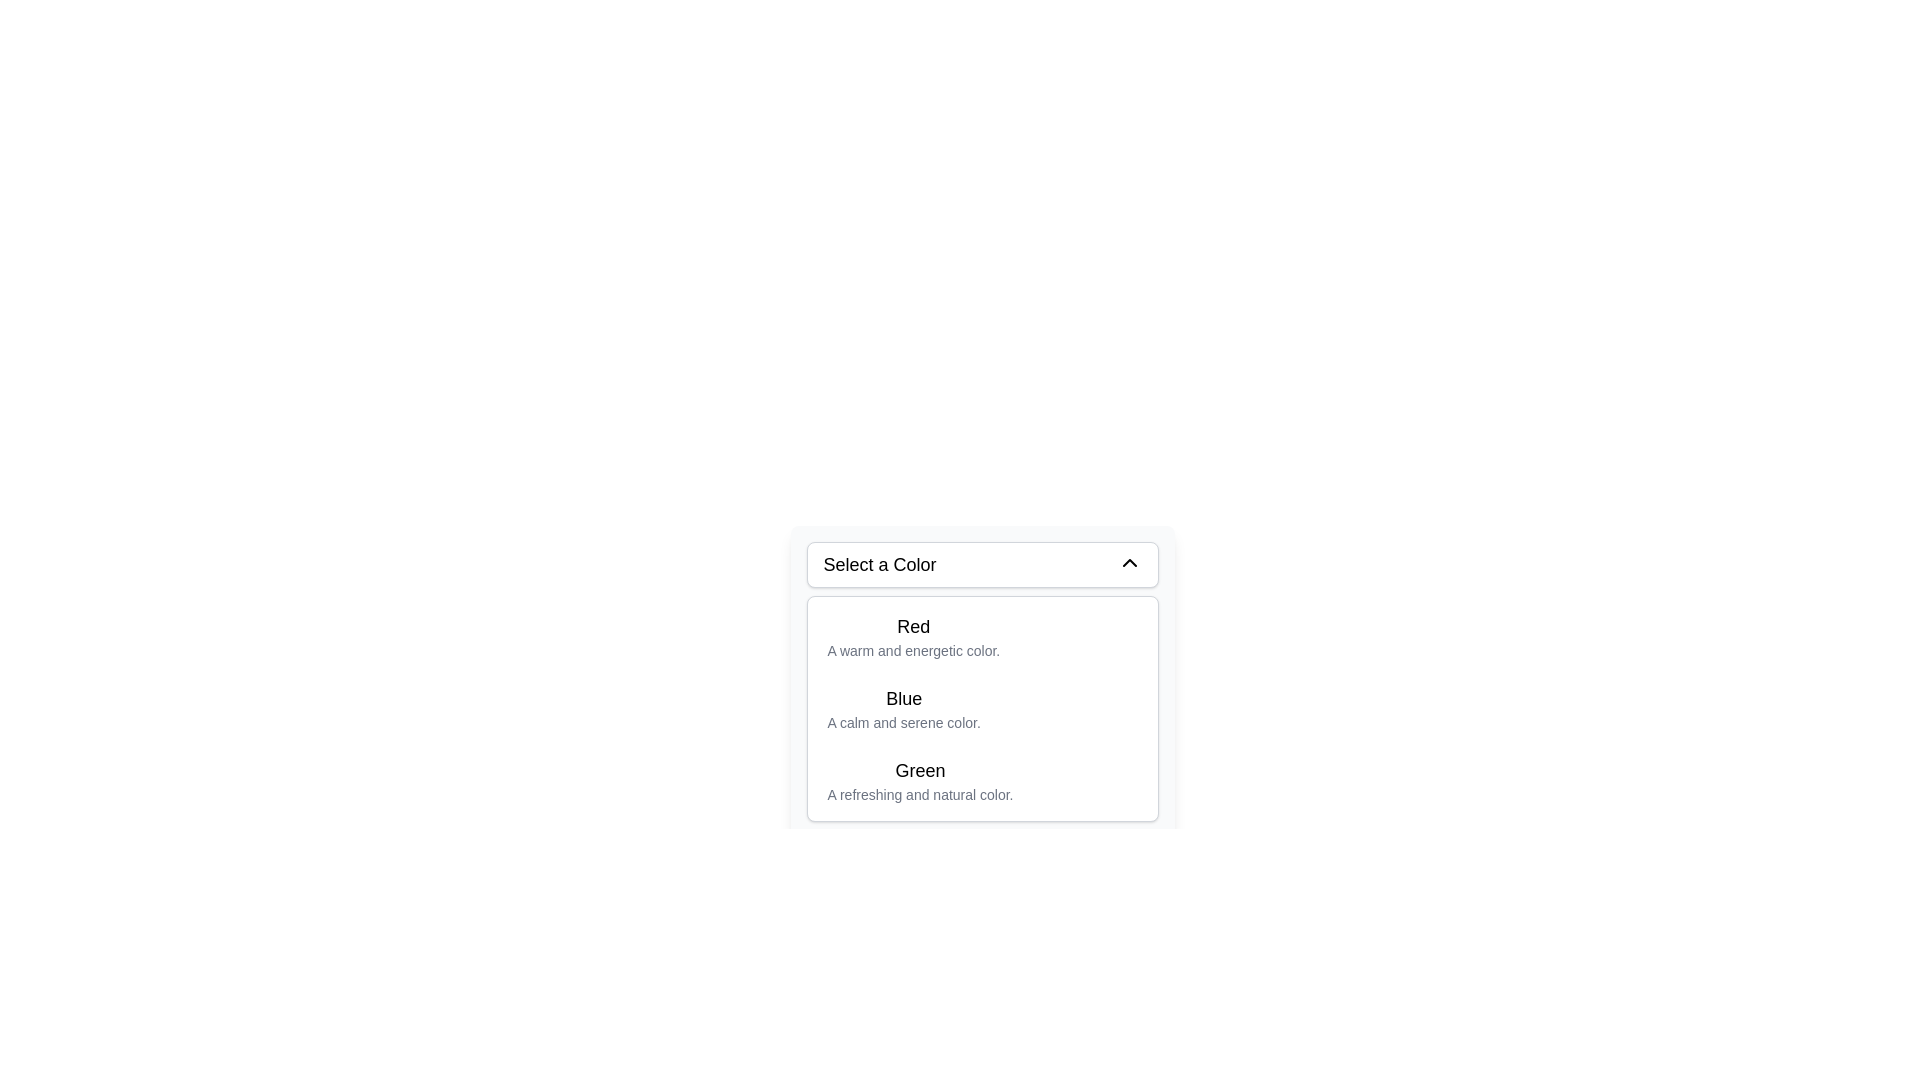  I want to click on the 'Red' text label in the 'Select a Color' dropdown menu to allow users to identify this color option, so click(912, 626).